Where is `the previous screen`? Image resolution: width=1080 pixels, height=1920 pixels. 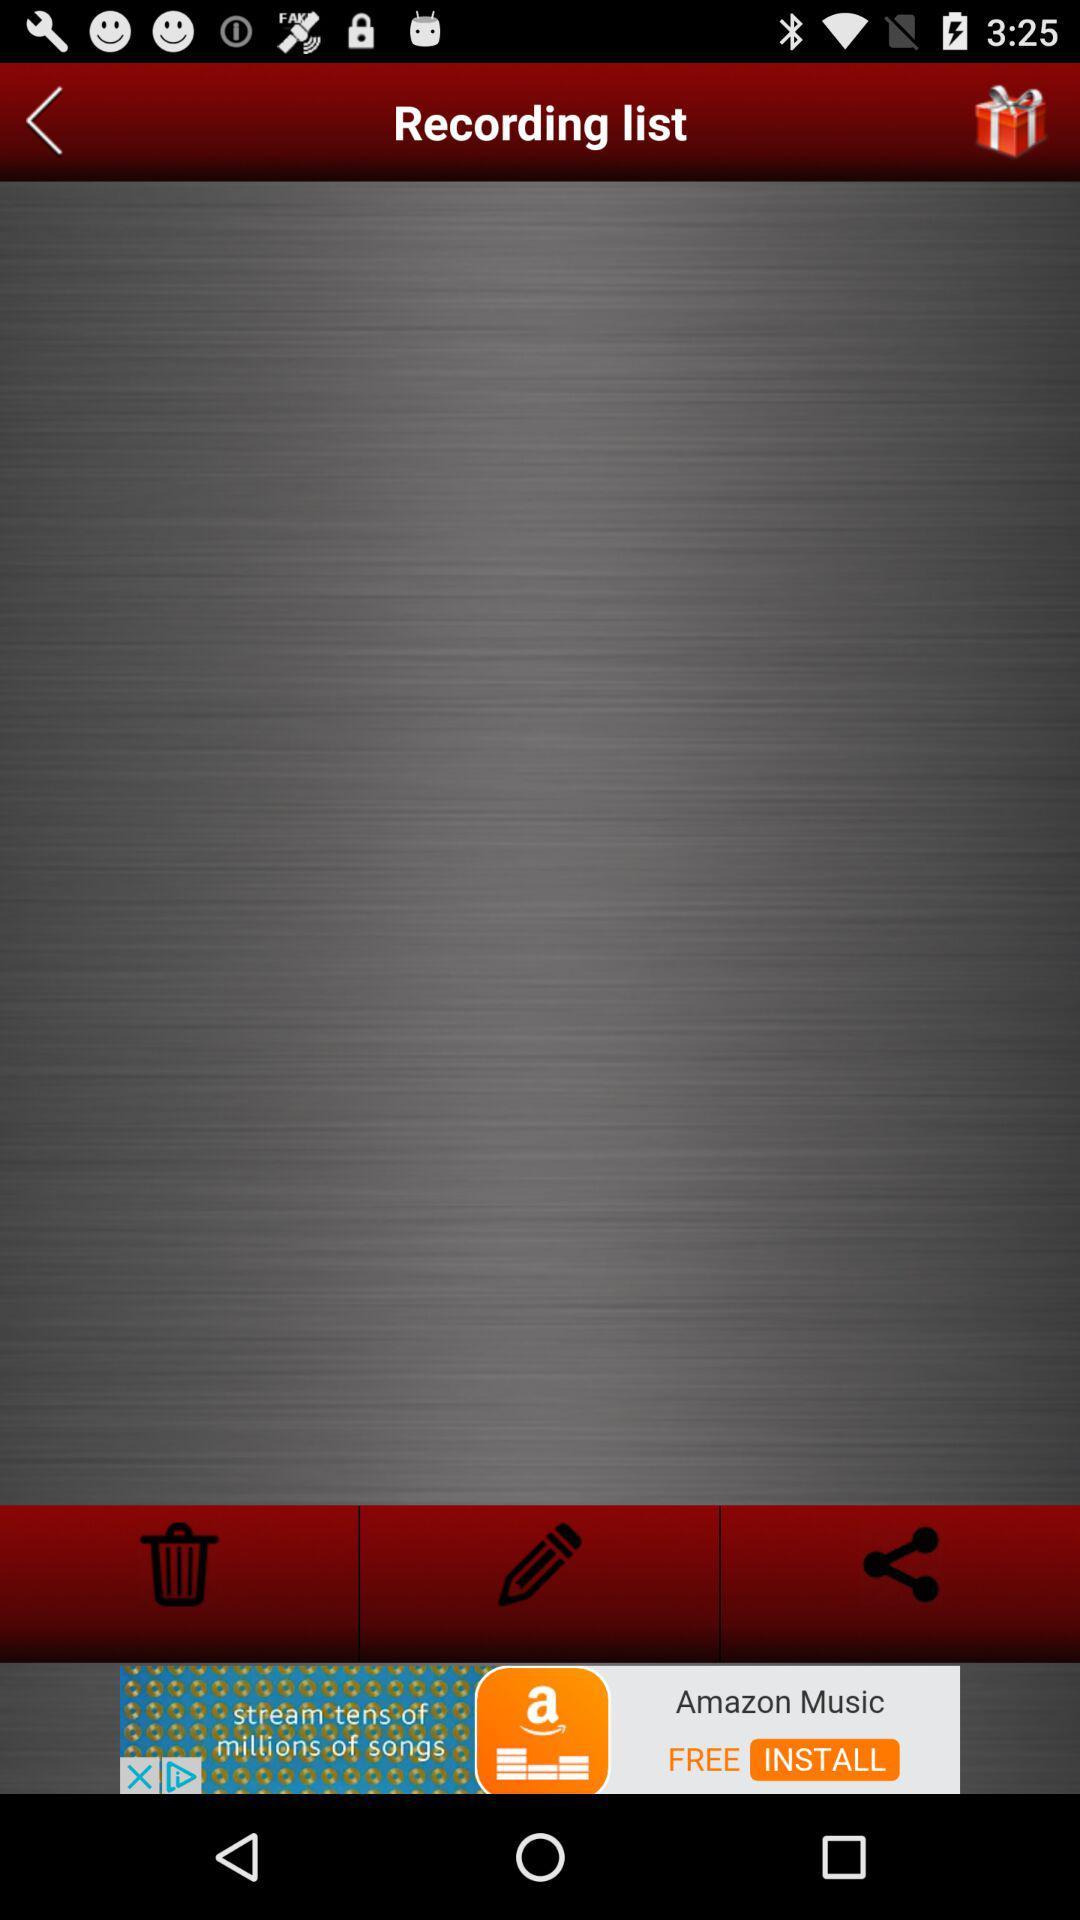
the previous screen is located at coordinates (44, 121).